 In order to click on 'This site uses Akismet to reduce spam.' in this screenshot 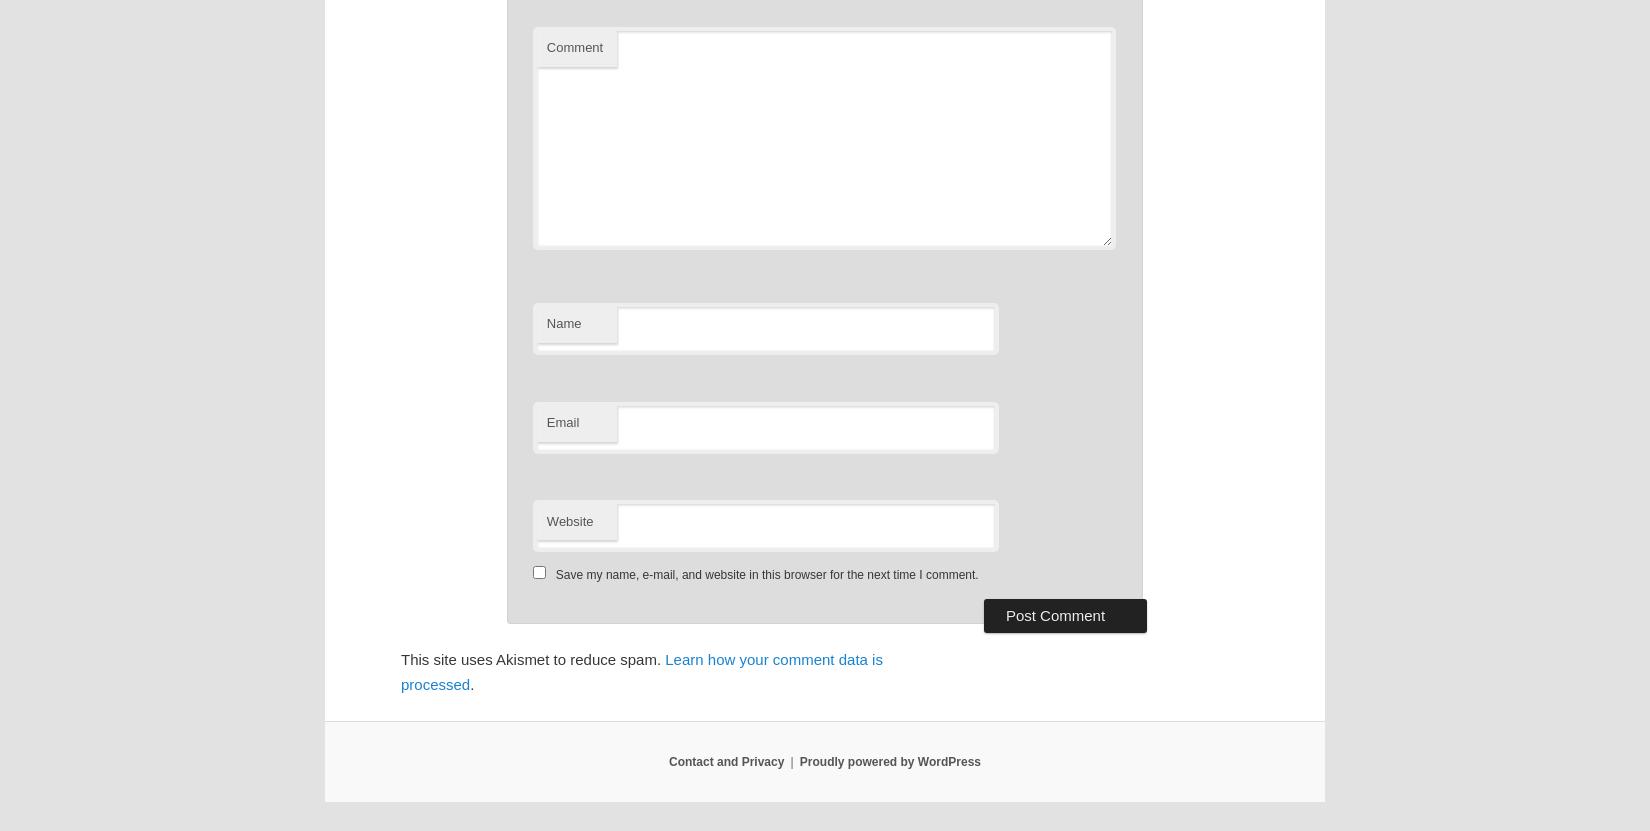, I will do `click(400, 659)`.